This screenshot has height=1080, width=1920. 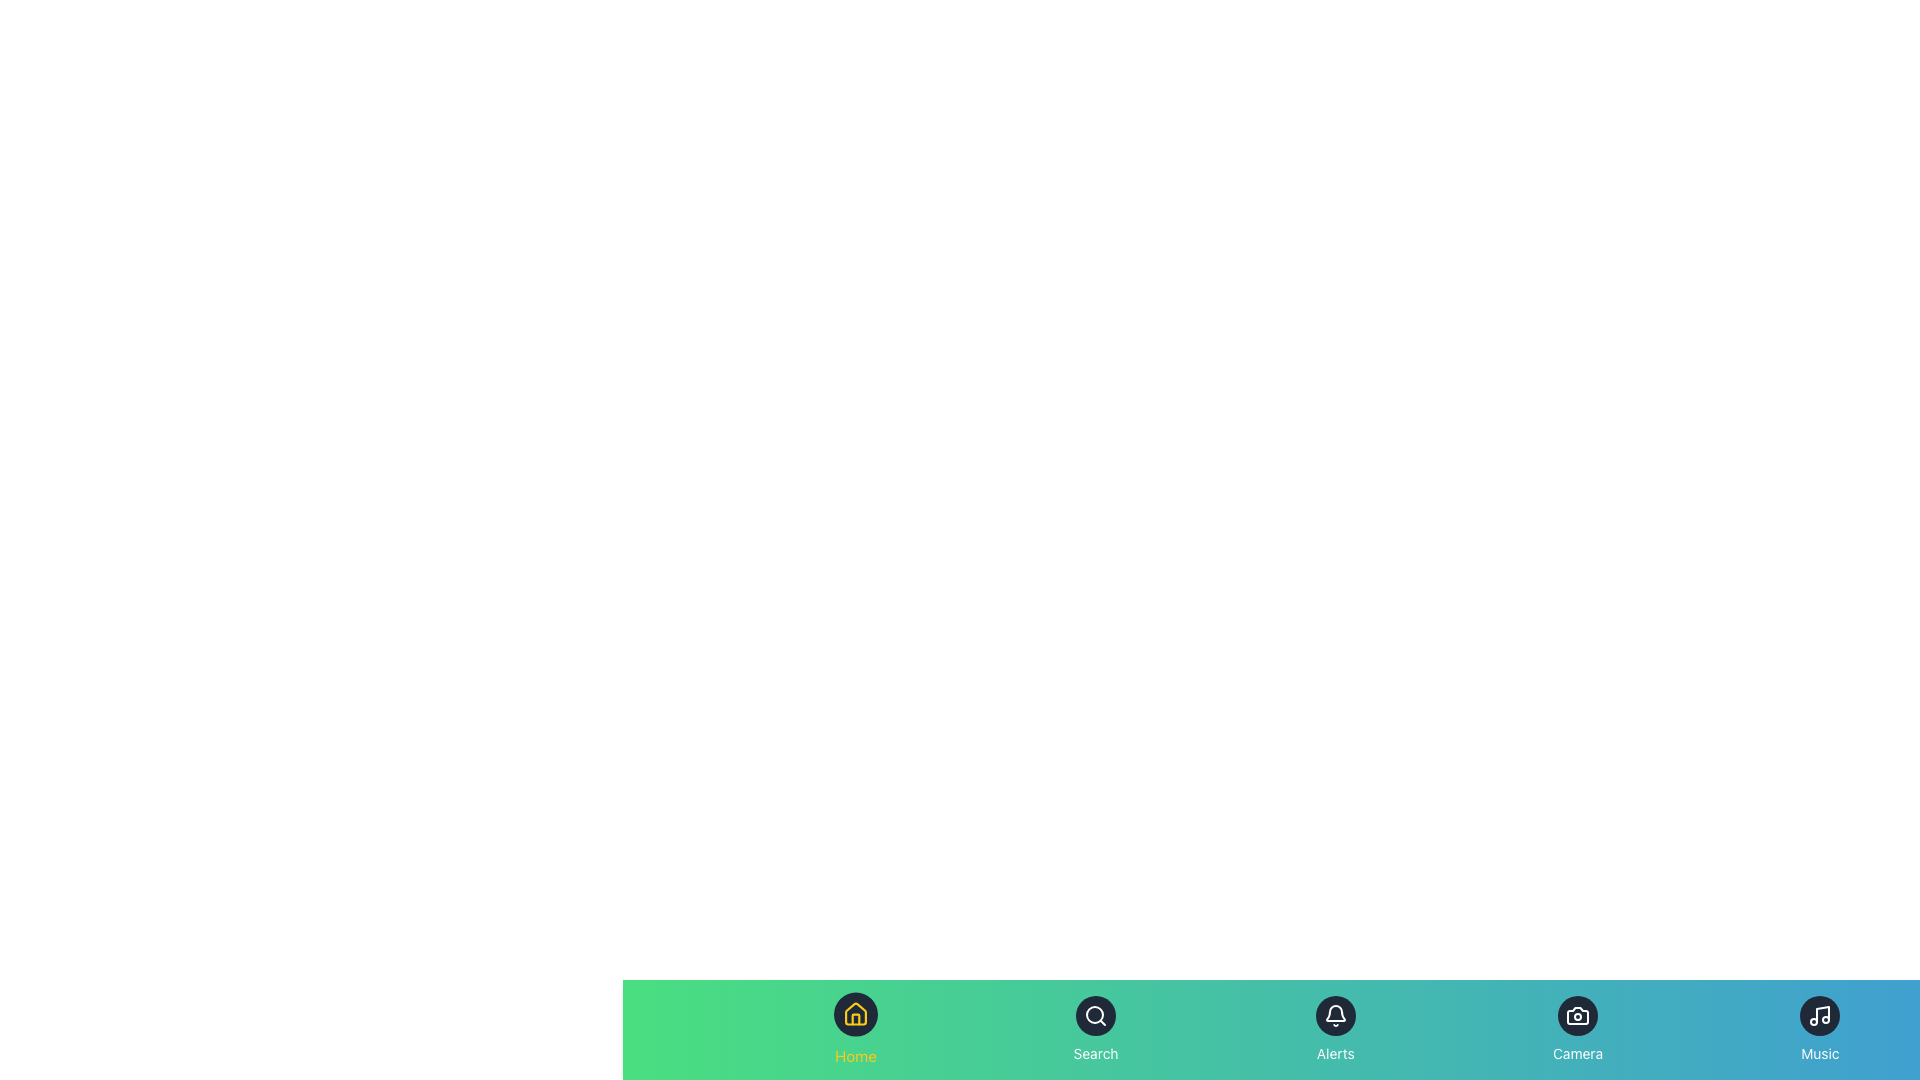 I want to click on the circular notification button with a bell icon located third from the left in the bottom menu row, so click(x=1335, y=1015).